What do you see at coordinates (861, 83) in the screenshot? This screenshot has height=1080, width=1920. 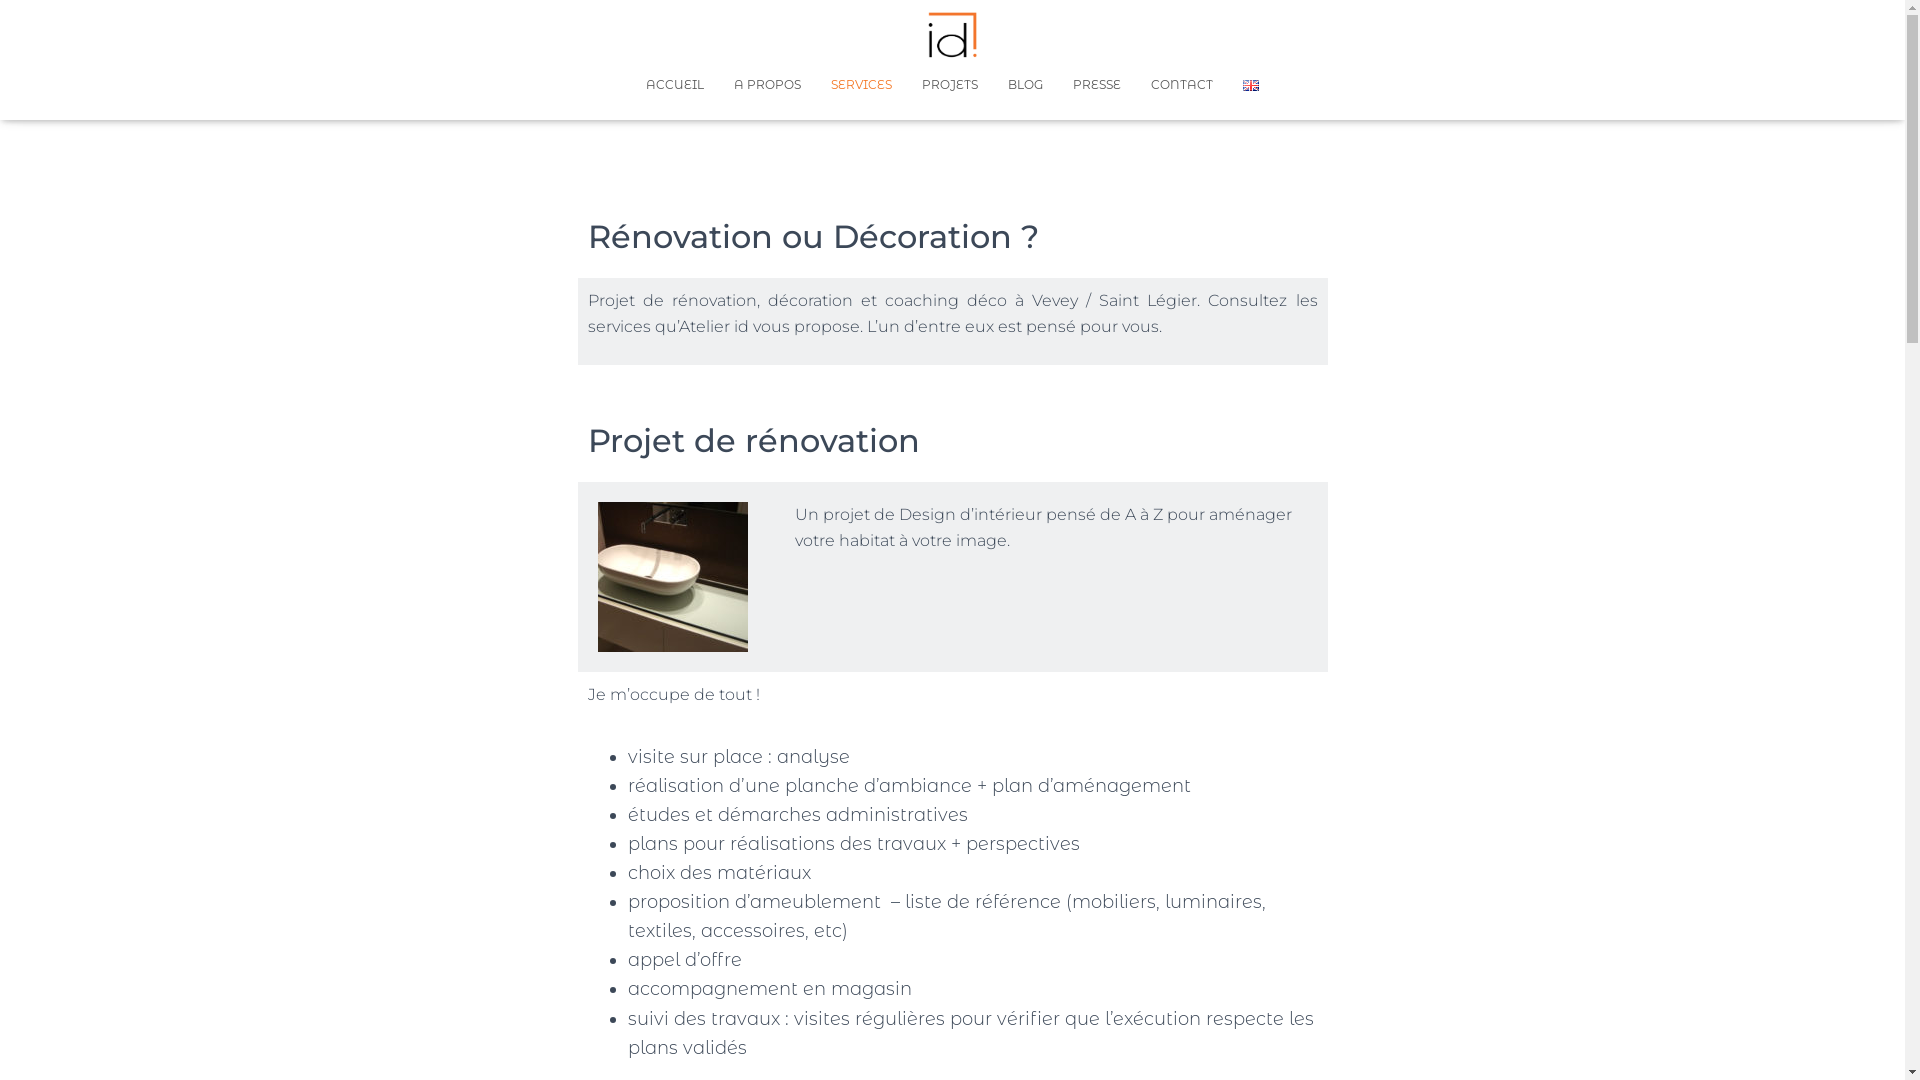 I see `'SERVICES'` at bounding box center [861, 83].